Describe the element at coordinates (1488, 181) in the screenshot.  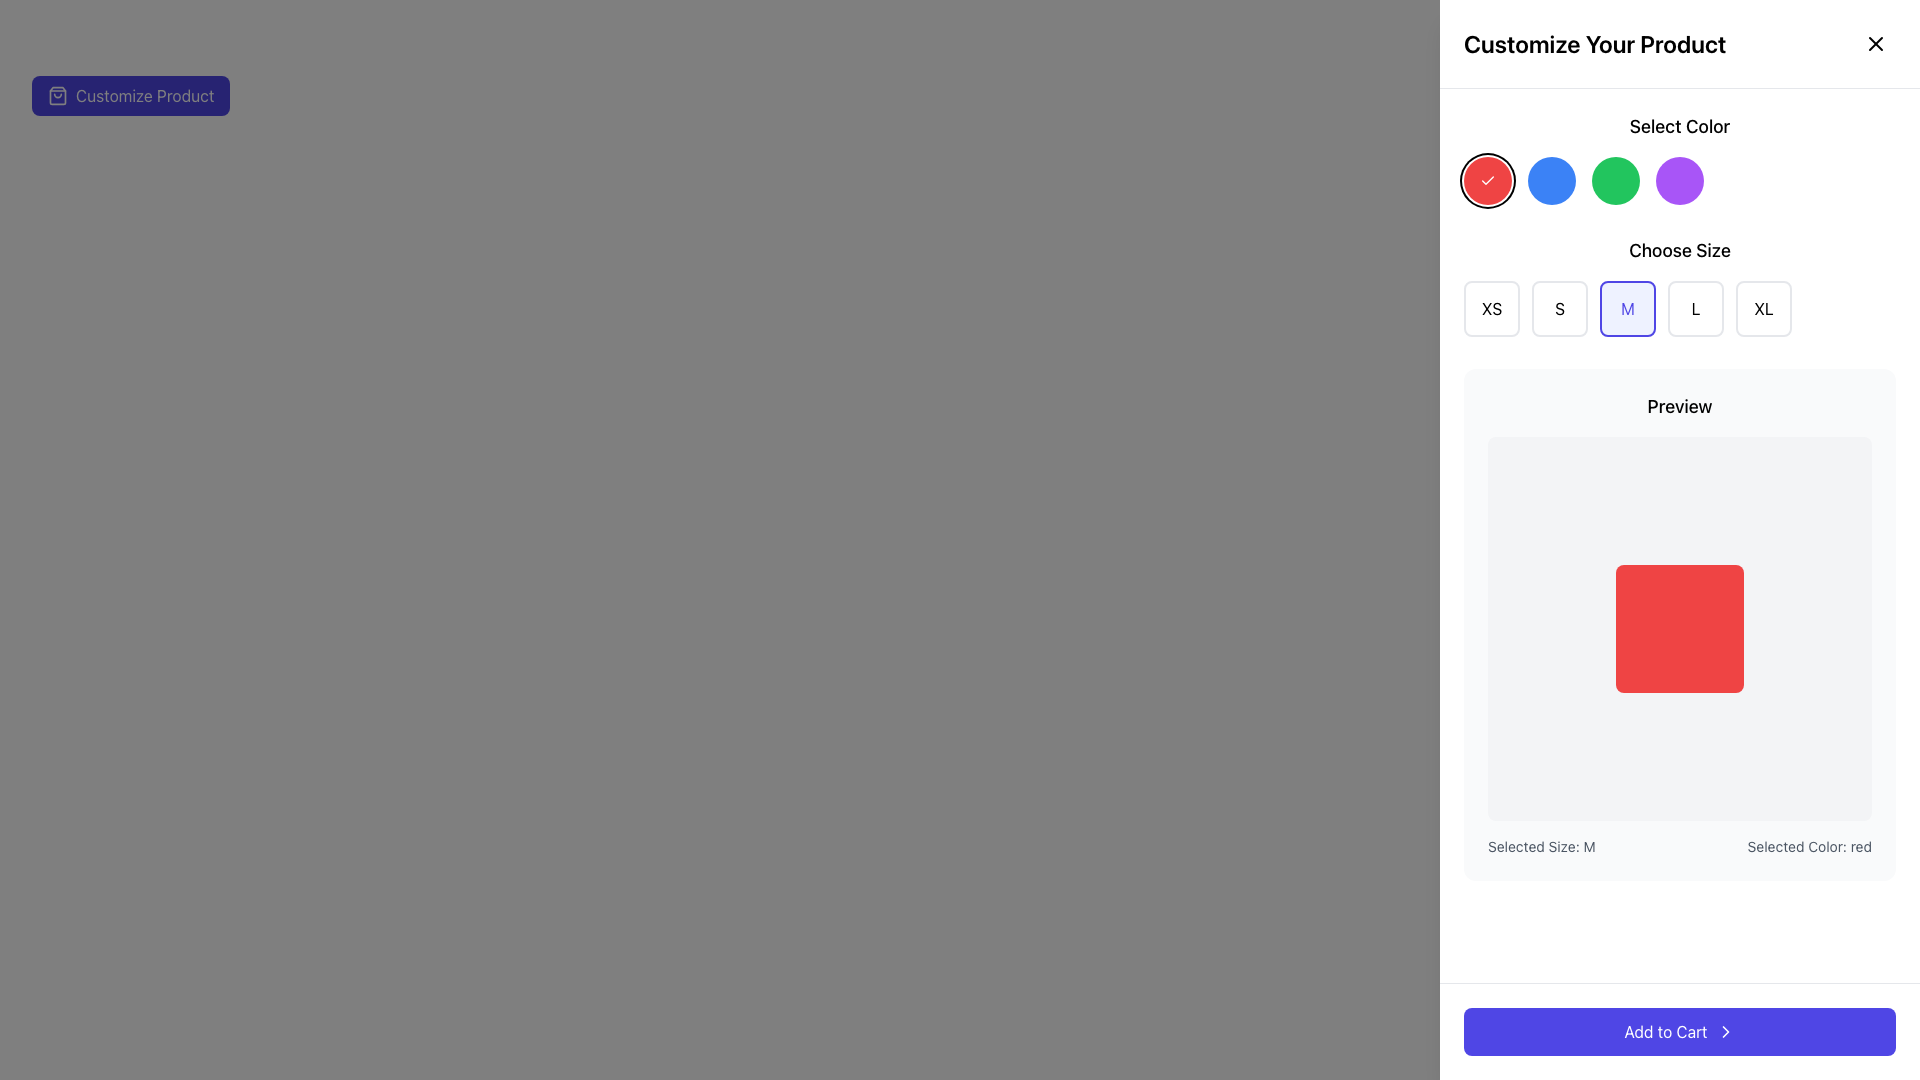
I see `the leftmost circular button in the color selection section` at that location.